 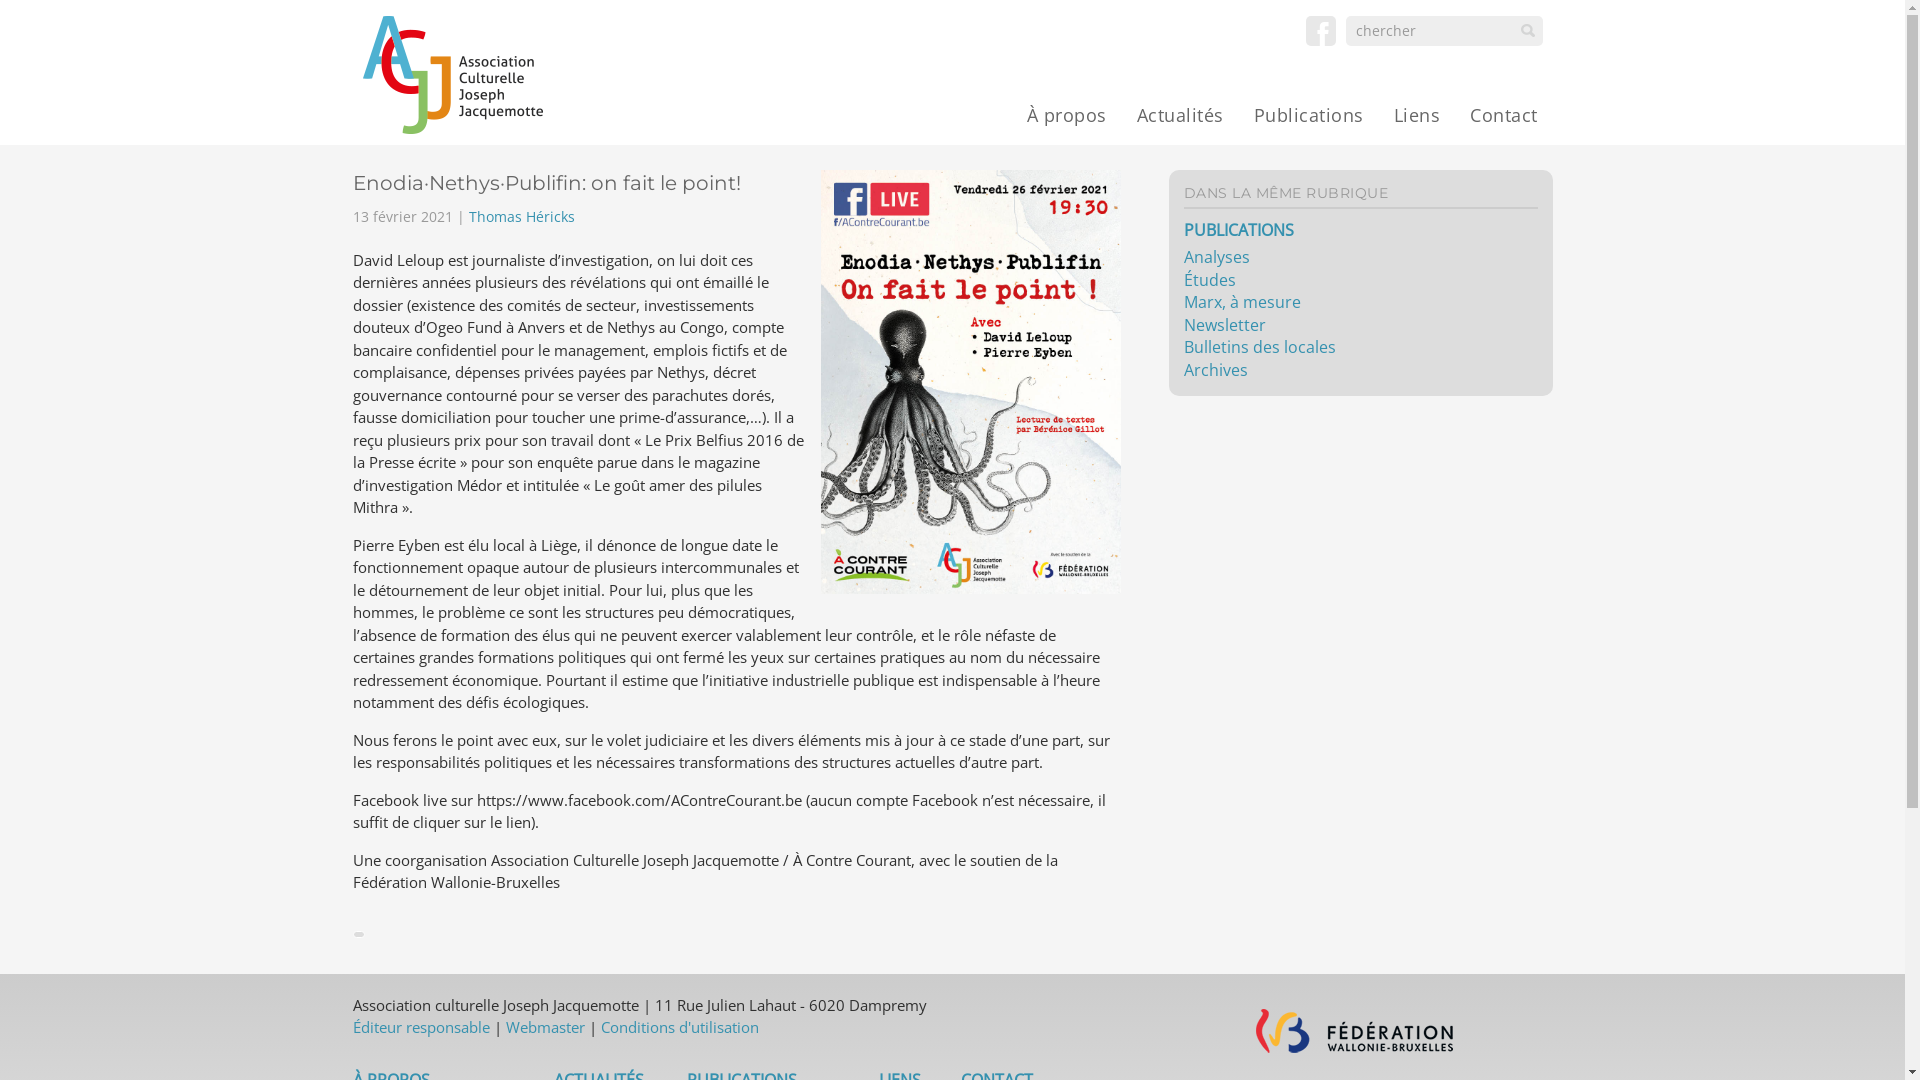 What do you see at coordinates (1503, 115) in the screenshot?
I see `'Contact'` at bounding box center [1503, 115].